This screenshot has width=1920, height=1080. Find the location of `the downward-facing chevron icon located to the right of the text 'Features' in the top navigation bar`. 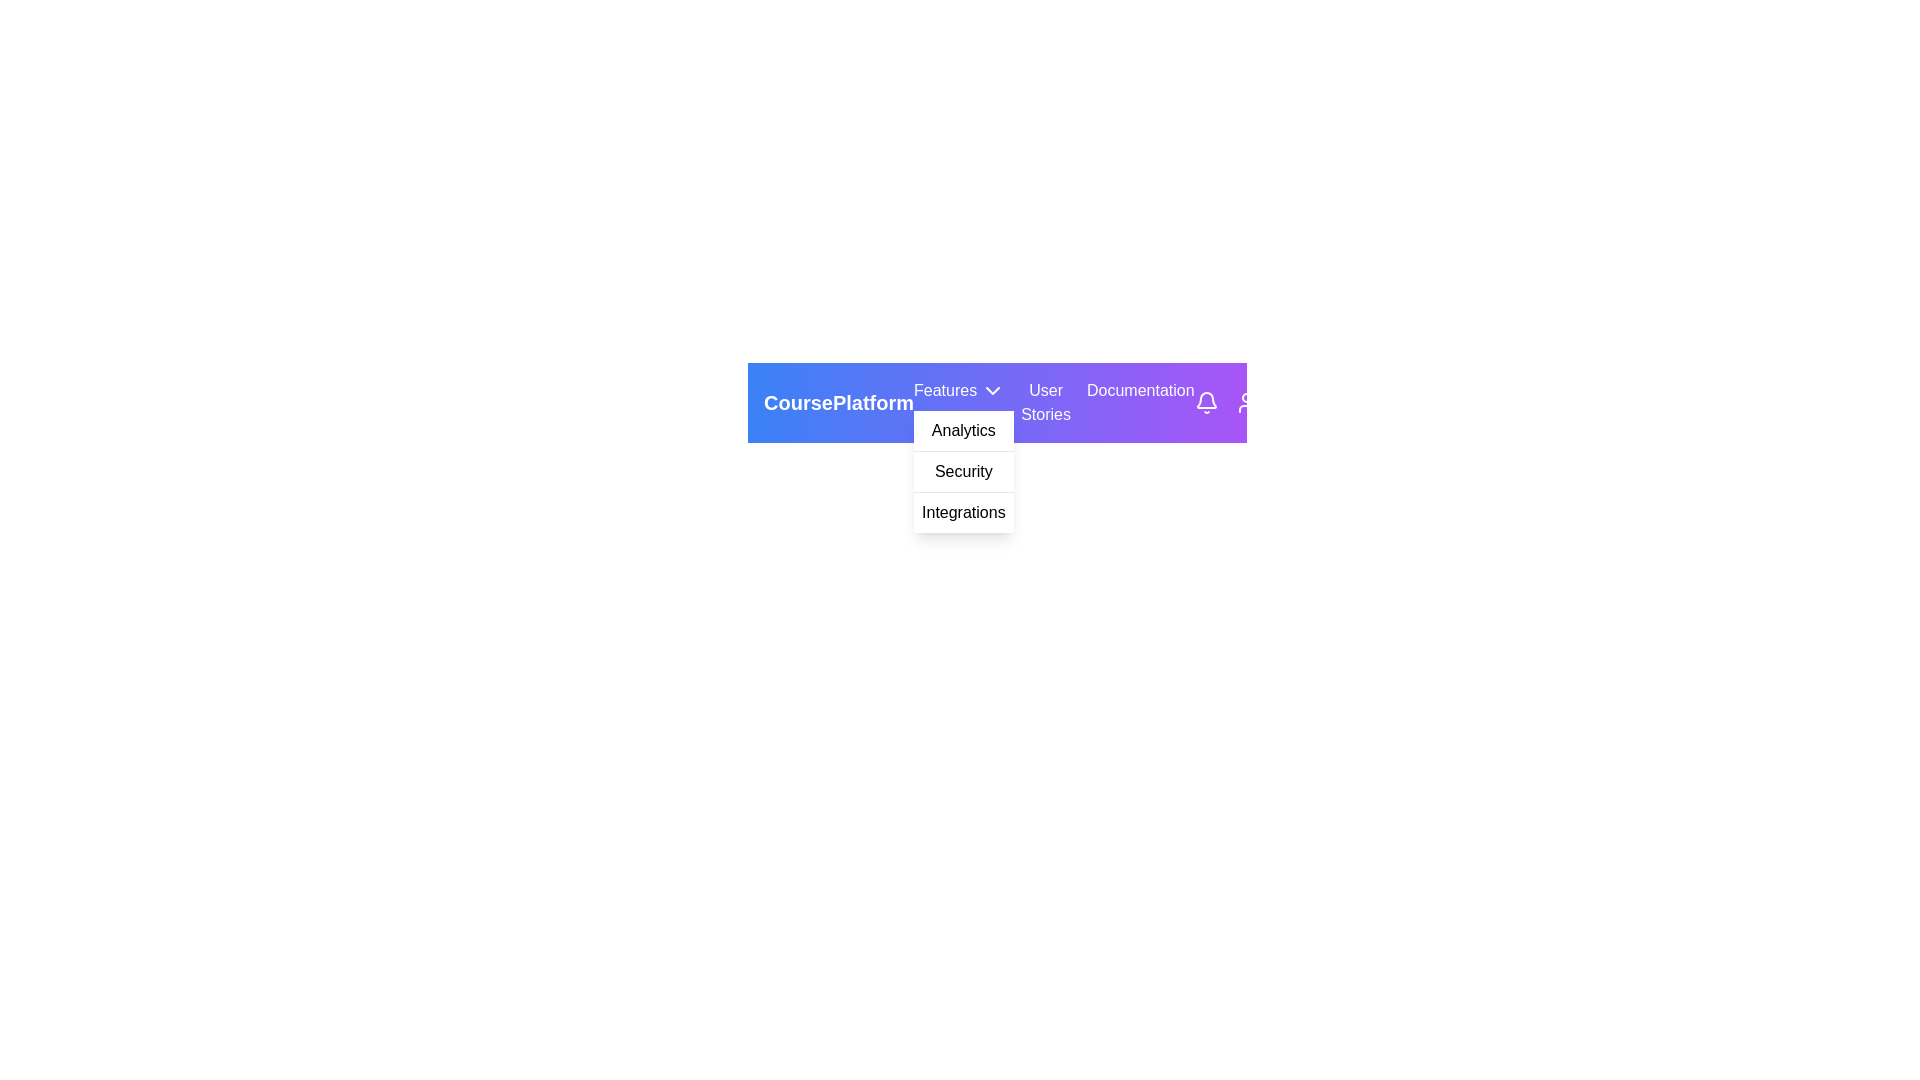

the downward-facing chevron icon located to the right of the text 'Features' in the top navigation bar is located at coordinates (993, 390).